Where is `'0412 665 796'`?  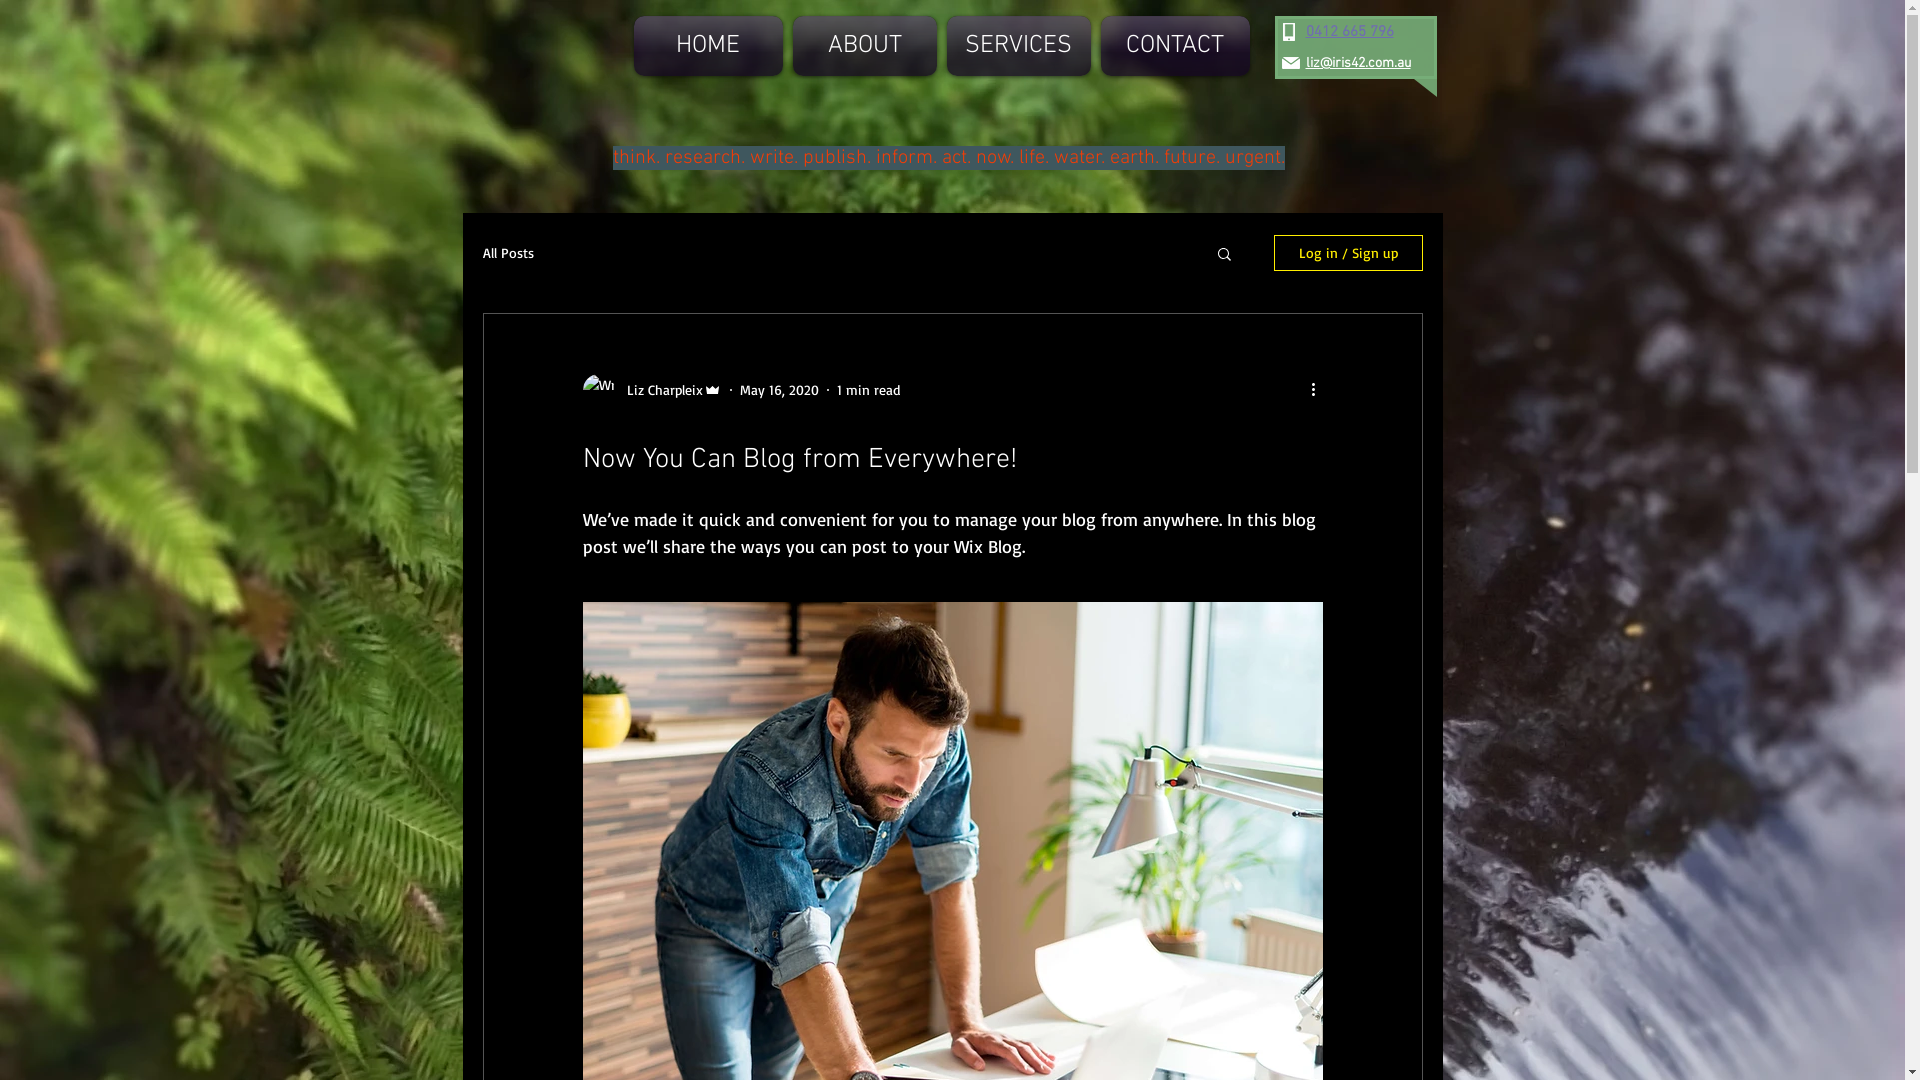
'0412 665 796' is located at coordinates (1349, 31).